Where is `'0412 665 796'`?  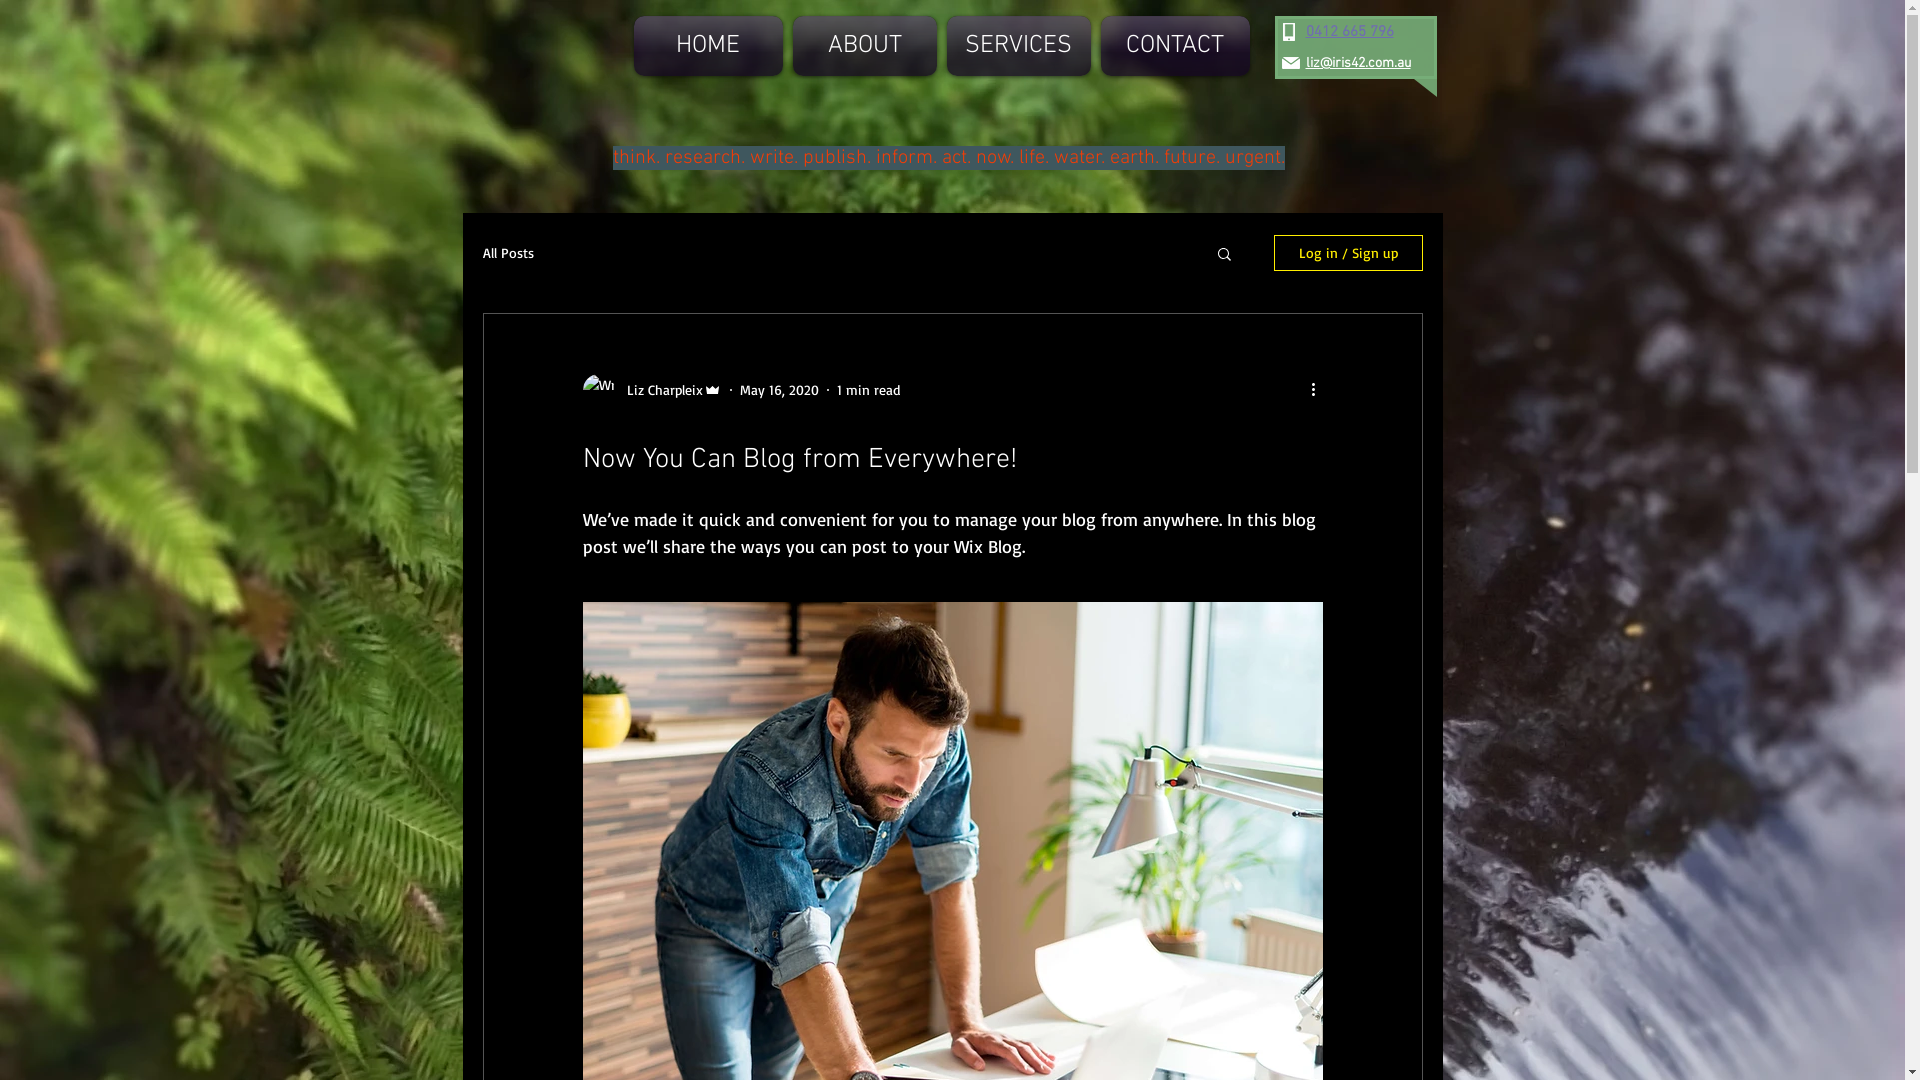
'0412 665 796' is located at coordinates (1349, 31).